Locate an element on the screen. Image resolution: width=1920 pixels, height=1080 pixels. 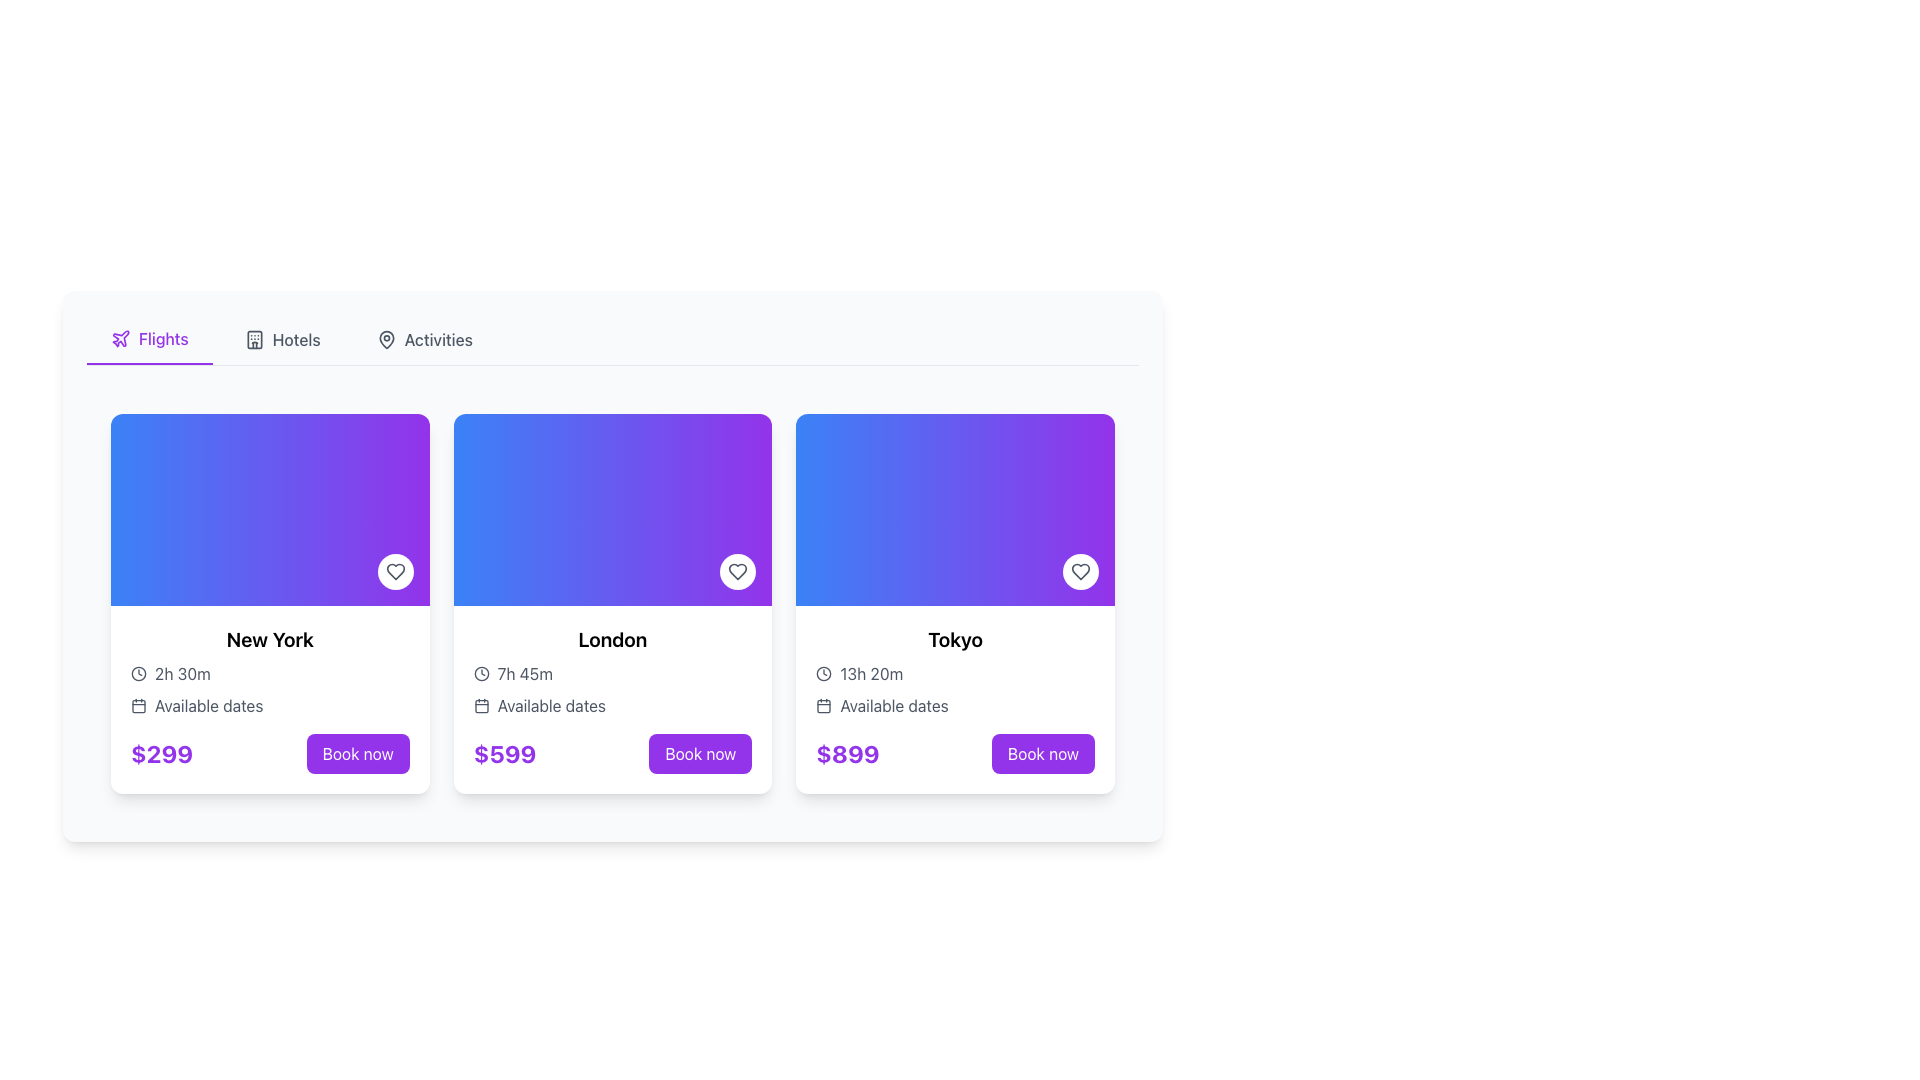
text content of the label displaying '7h 45m', which is styled in grey and located in the London travel destination card, positioned to the right of a clock icon is located at coordinates (525, 674).